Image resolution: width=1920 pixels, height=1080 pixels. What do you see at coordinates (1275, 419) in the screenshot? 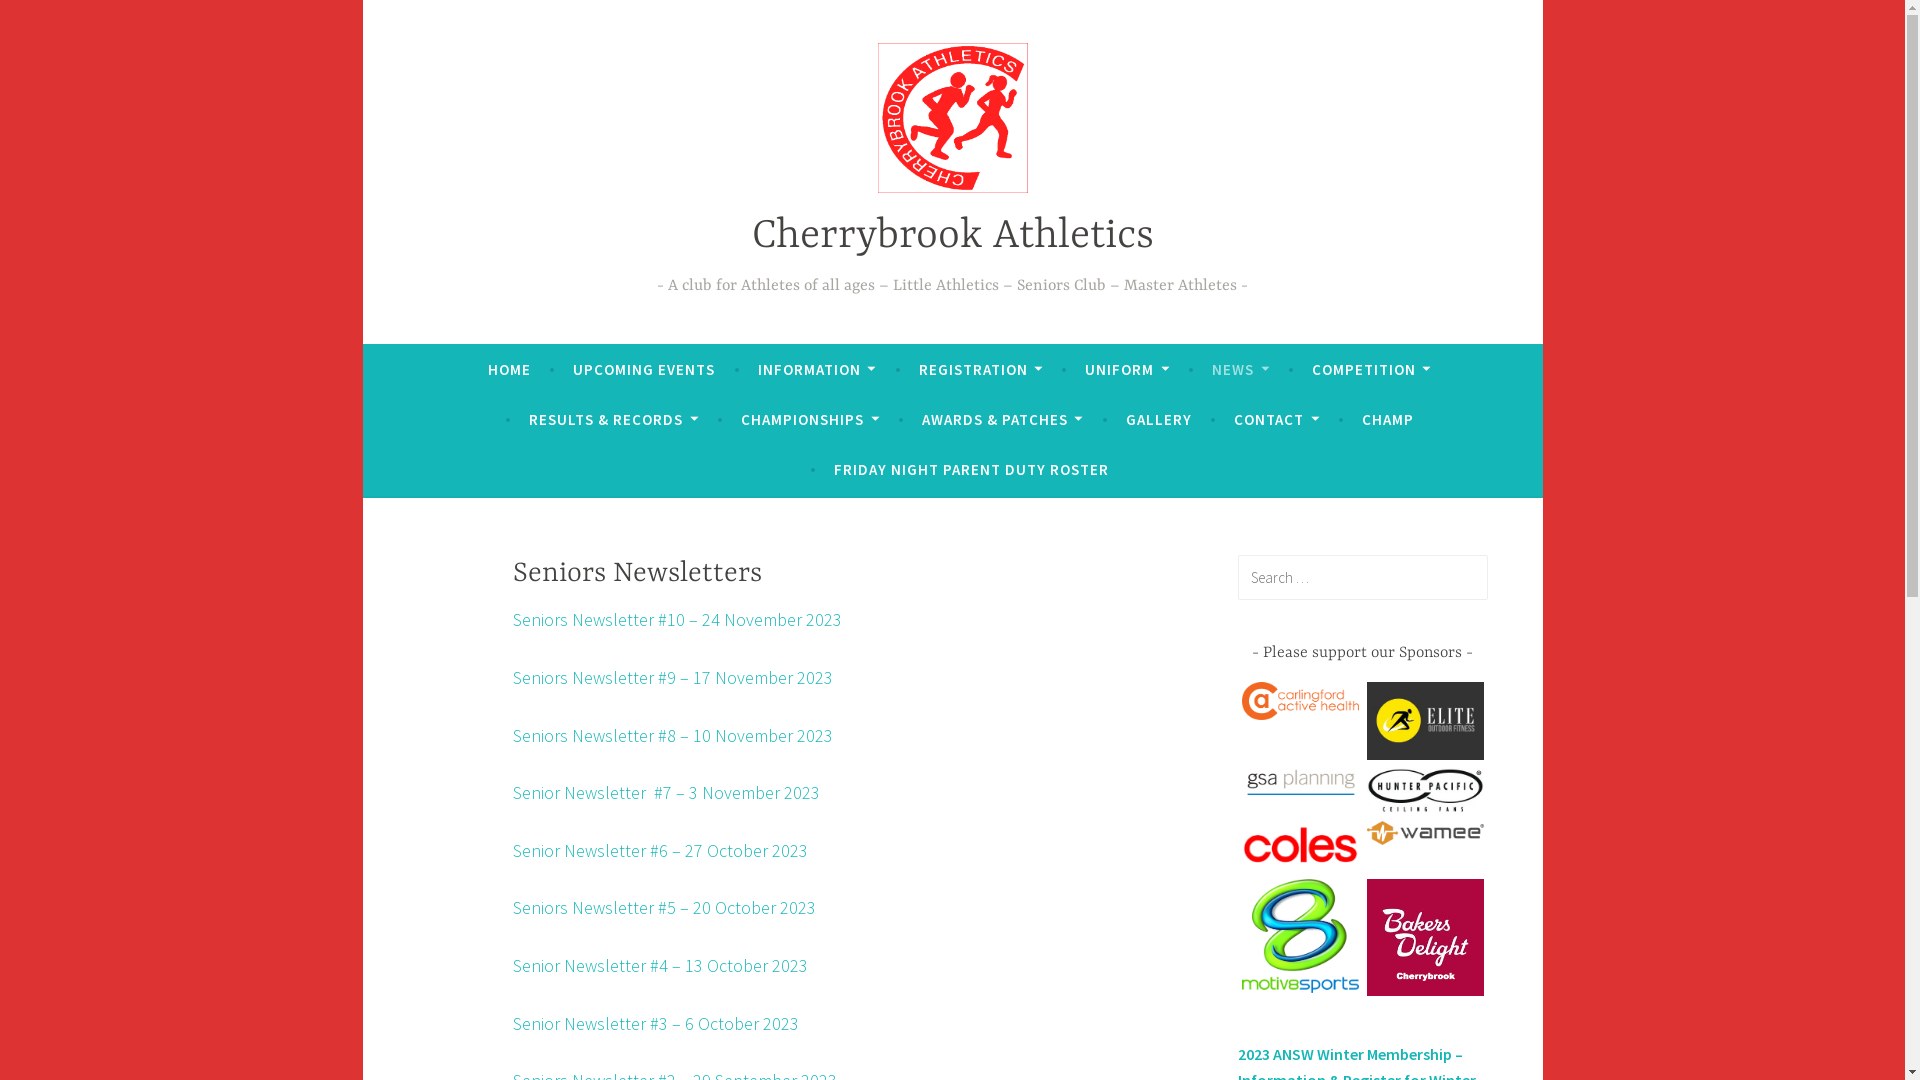
I see `'CONTACT'` at bounding box center [1275, 419].